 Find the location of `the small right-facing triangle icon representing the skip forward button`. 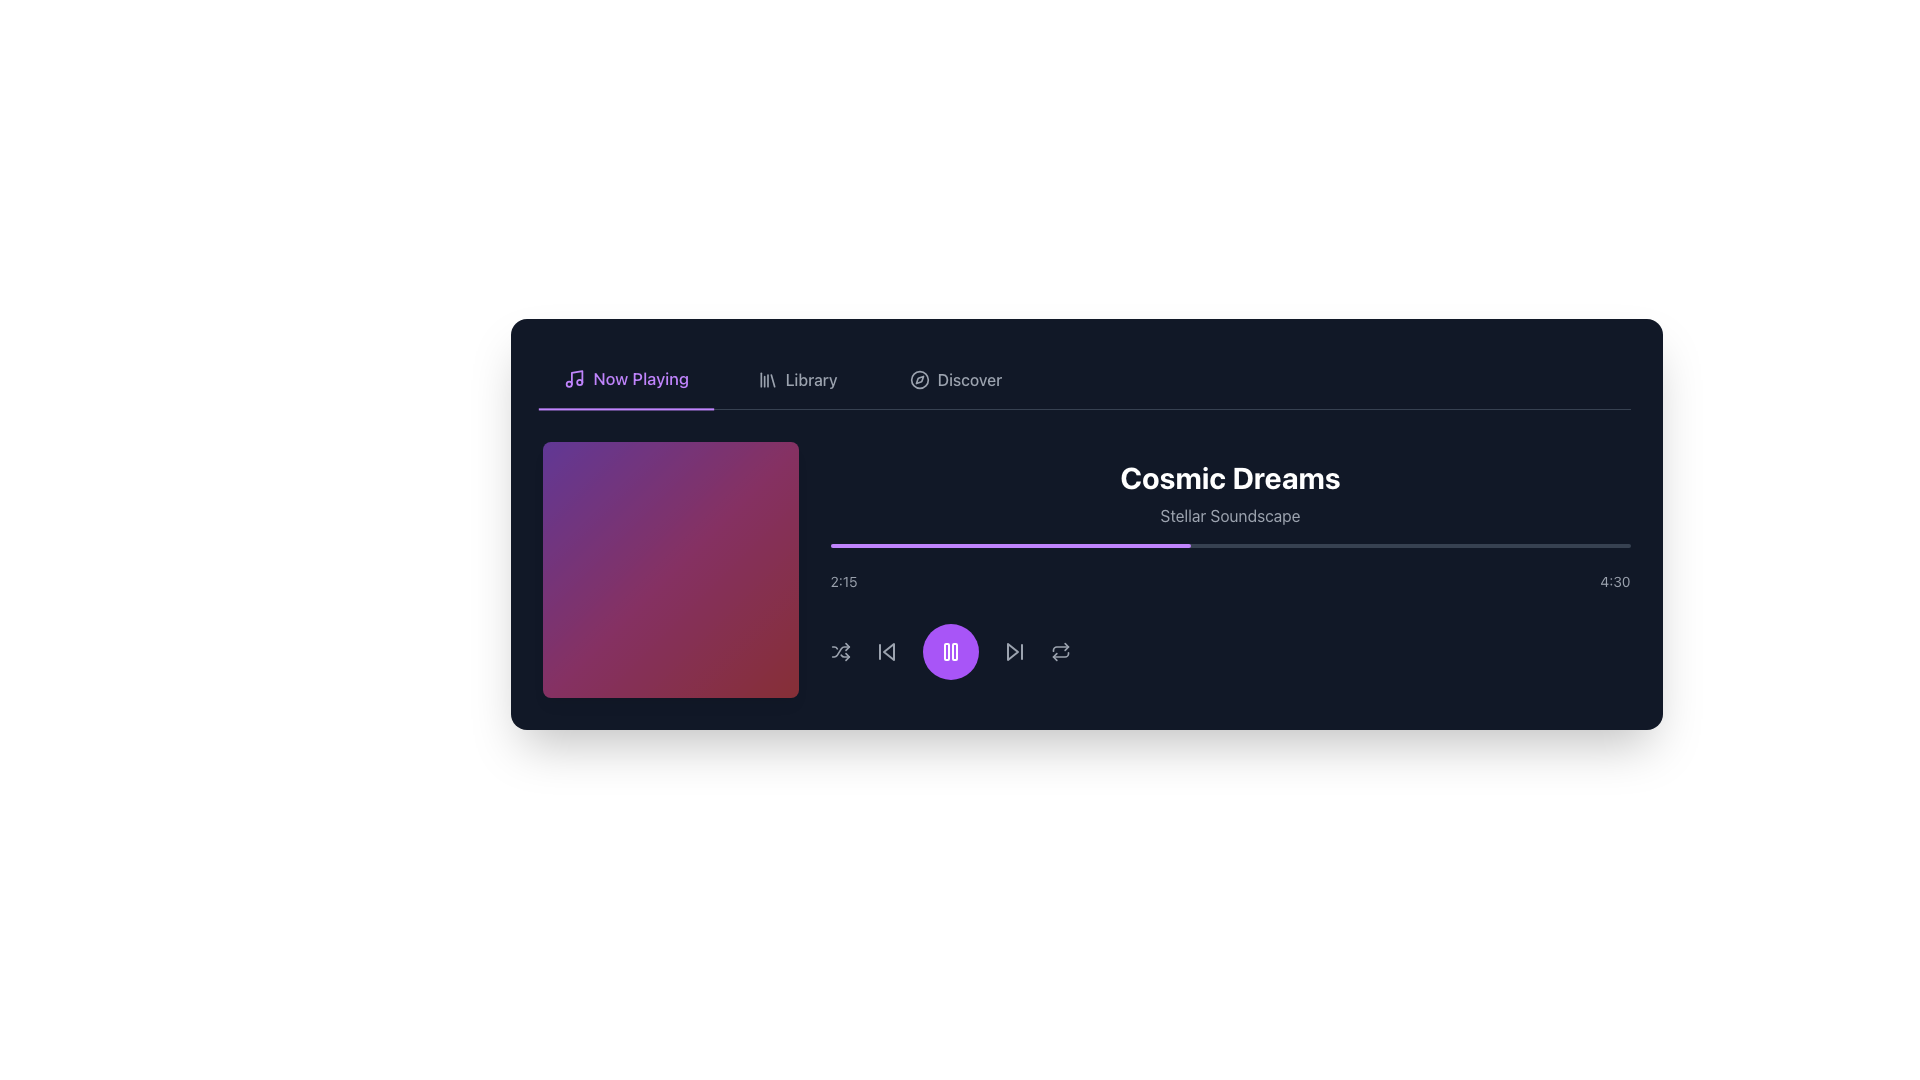

the small right-facing triangle icon representing the skip forward button is located at coordinates (1012, 651).